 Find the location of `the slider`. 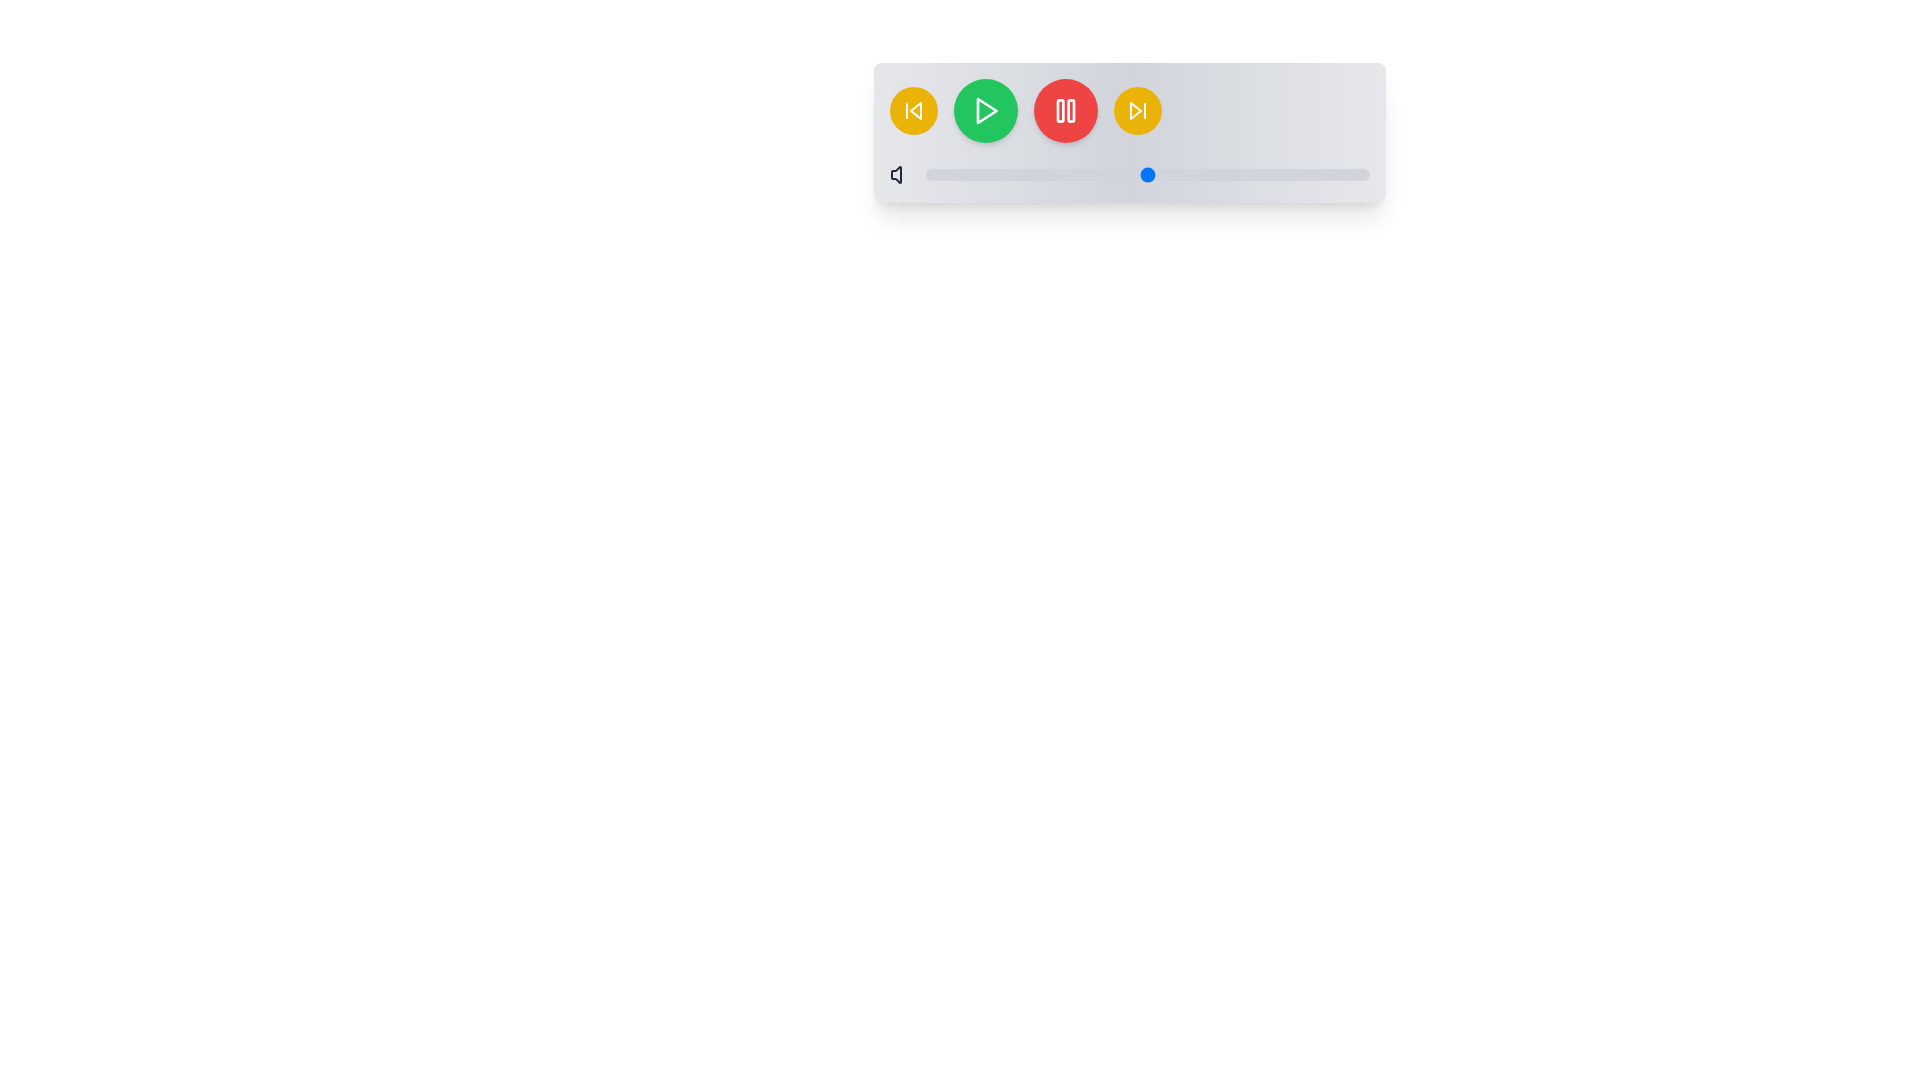

the slider is located at coordinates (1320, 173).